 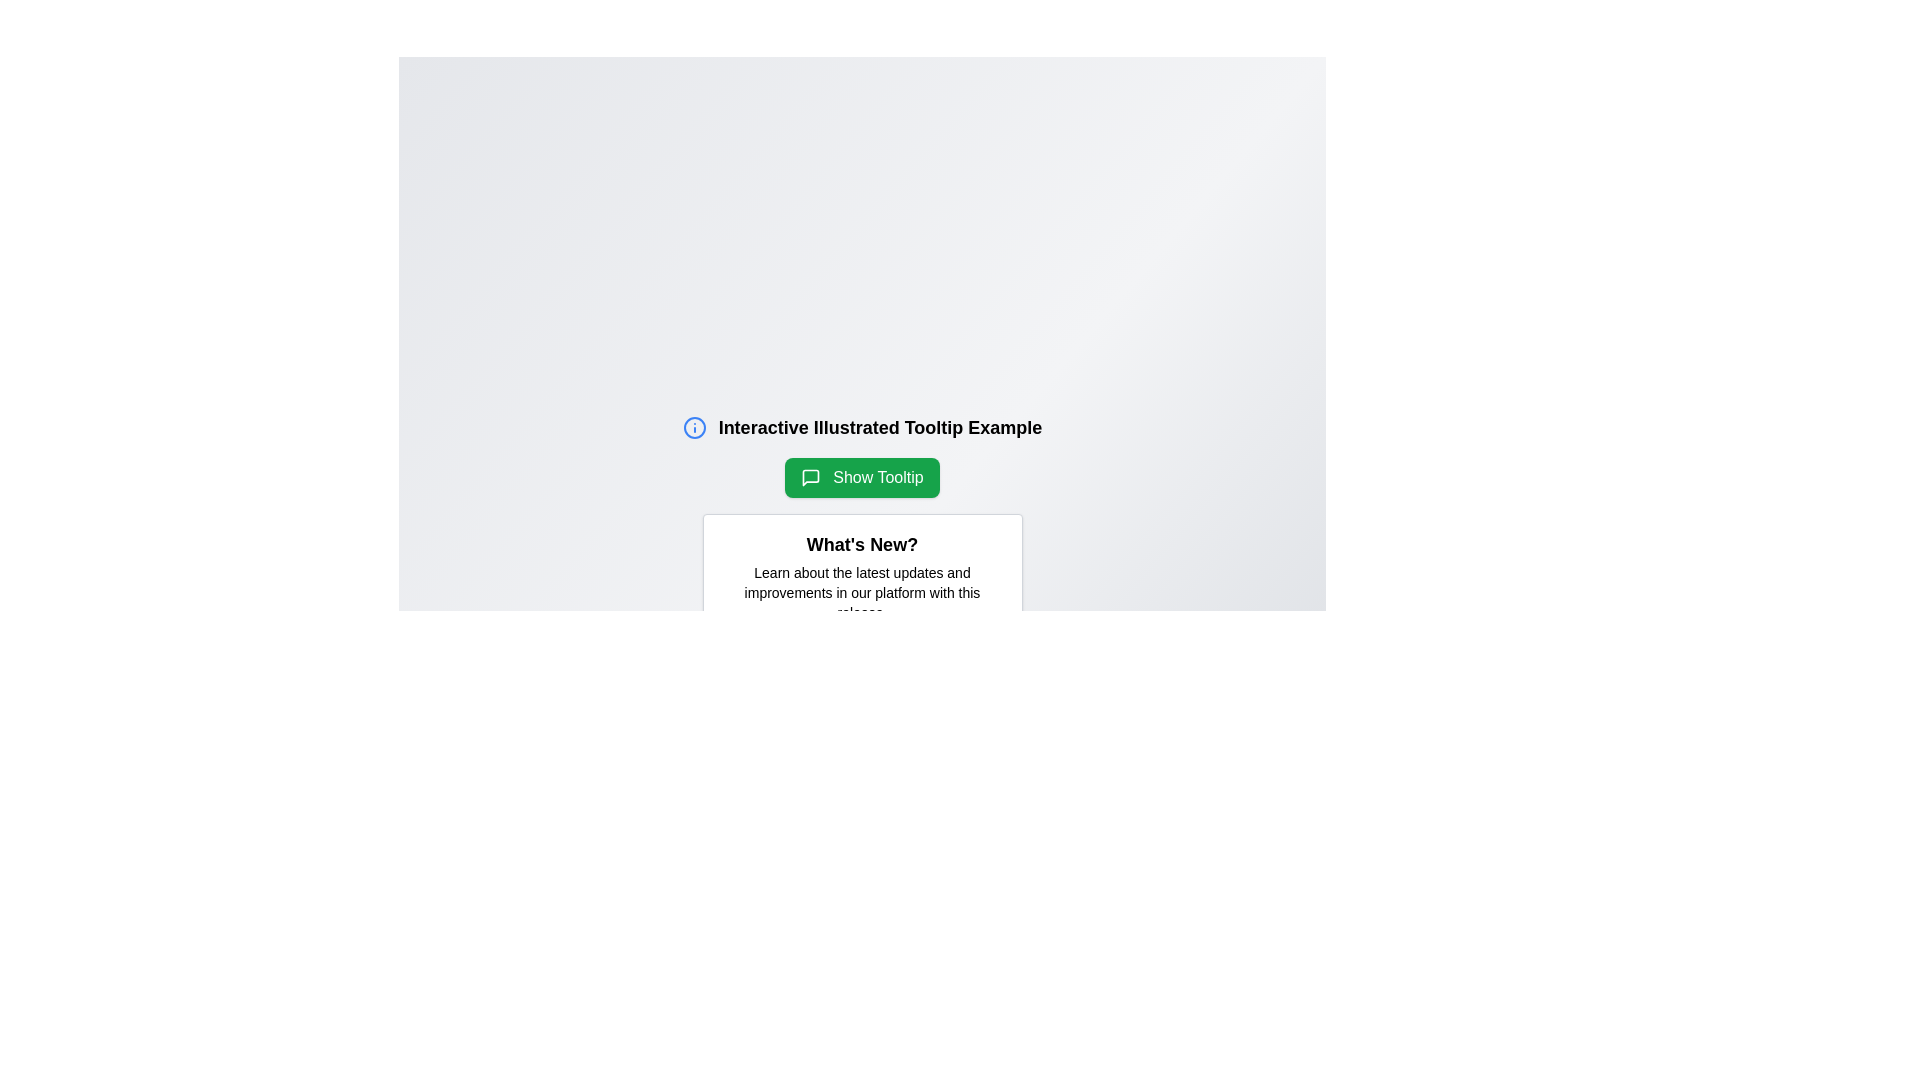 What do you see at coordinates (811, 478) in the screenshot?
I see `the SVG icon indicating a messaging or tooltip action within the 'Show Tooltip' button, located beneath the title 'Interactive Illustrated Tooltip Example'` at bounding box center [811, 478].